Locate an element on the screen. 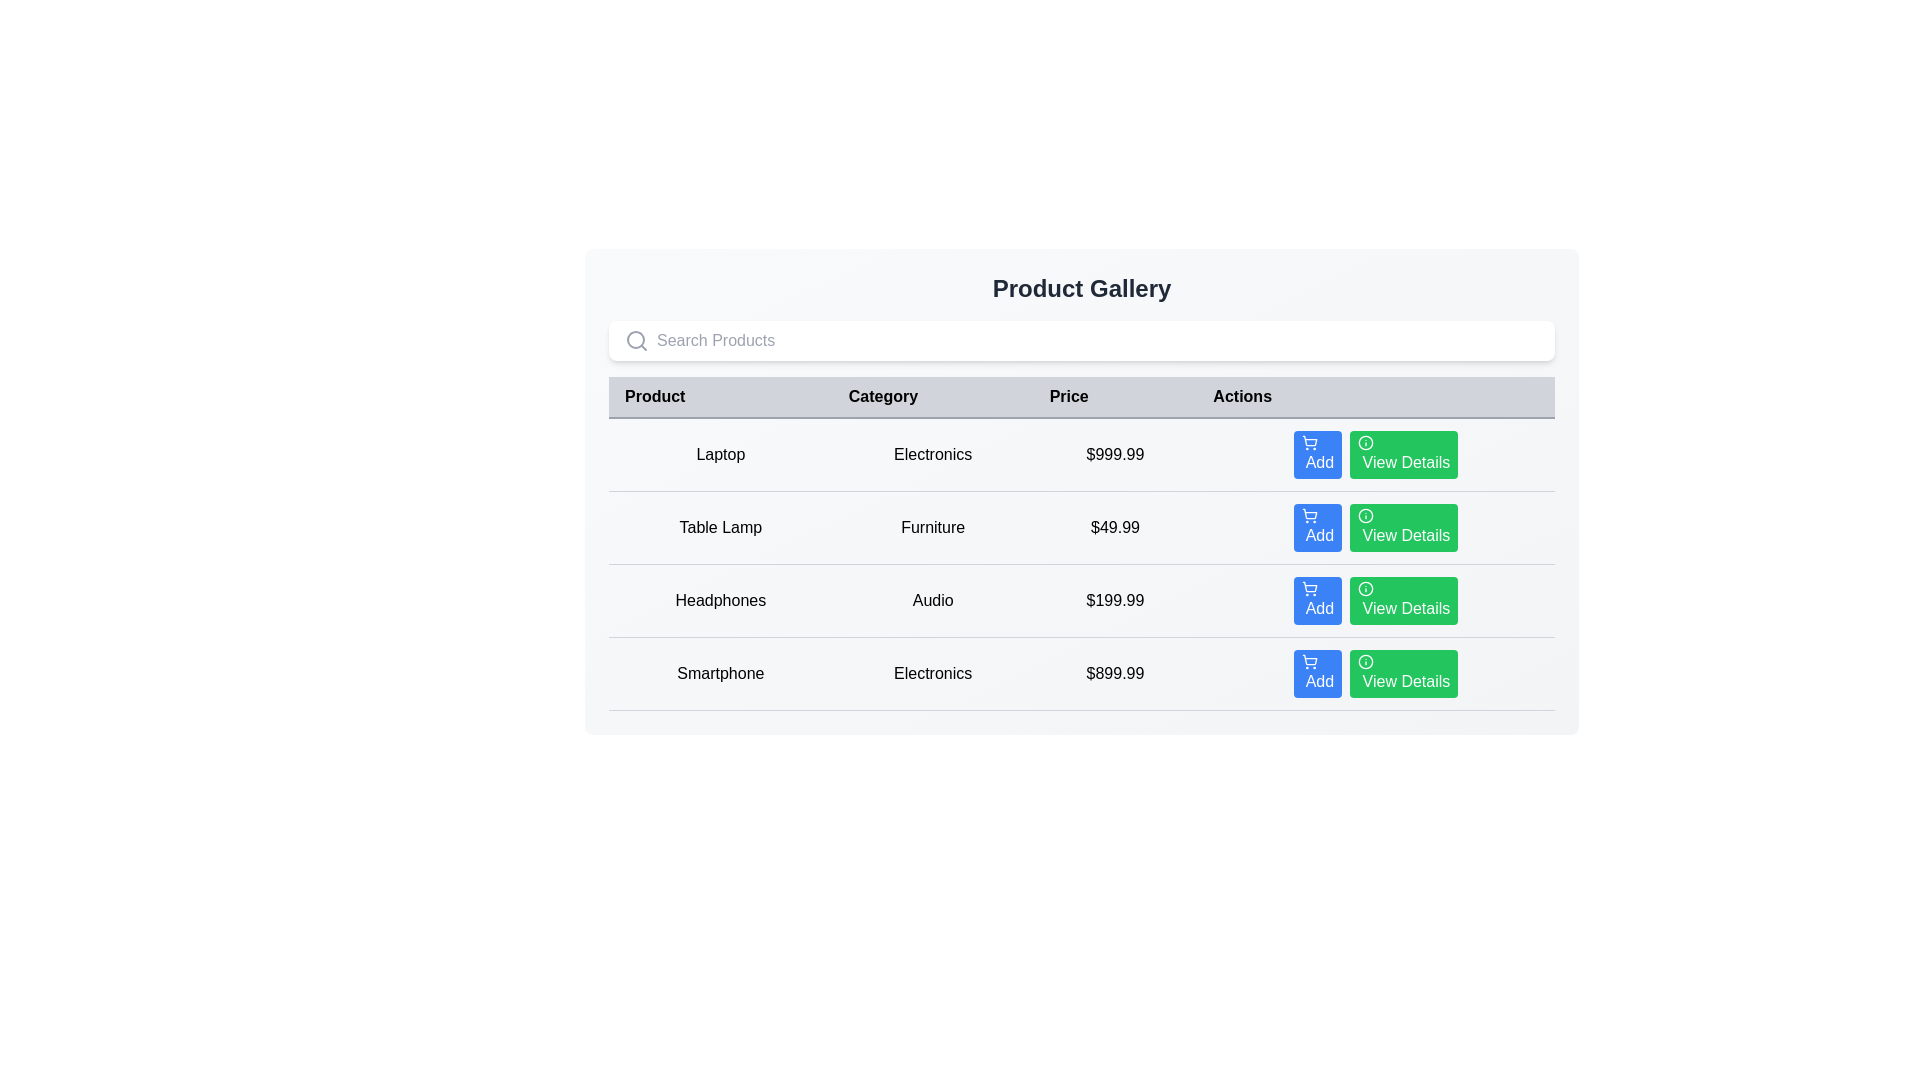 The width and height of the screenshot is (1920, 1080). the SVG circle element, which is part of the 'info' icon in the 'Actions' column of the first row is located at coordinates (1365, 442).